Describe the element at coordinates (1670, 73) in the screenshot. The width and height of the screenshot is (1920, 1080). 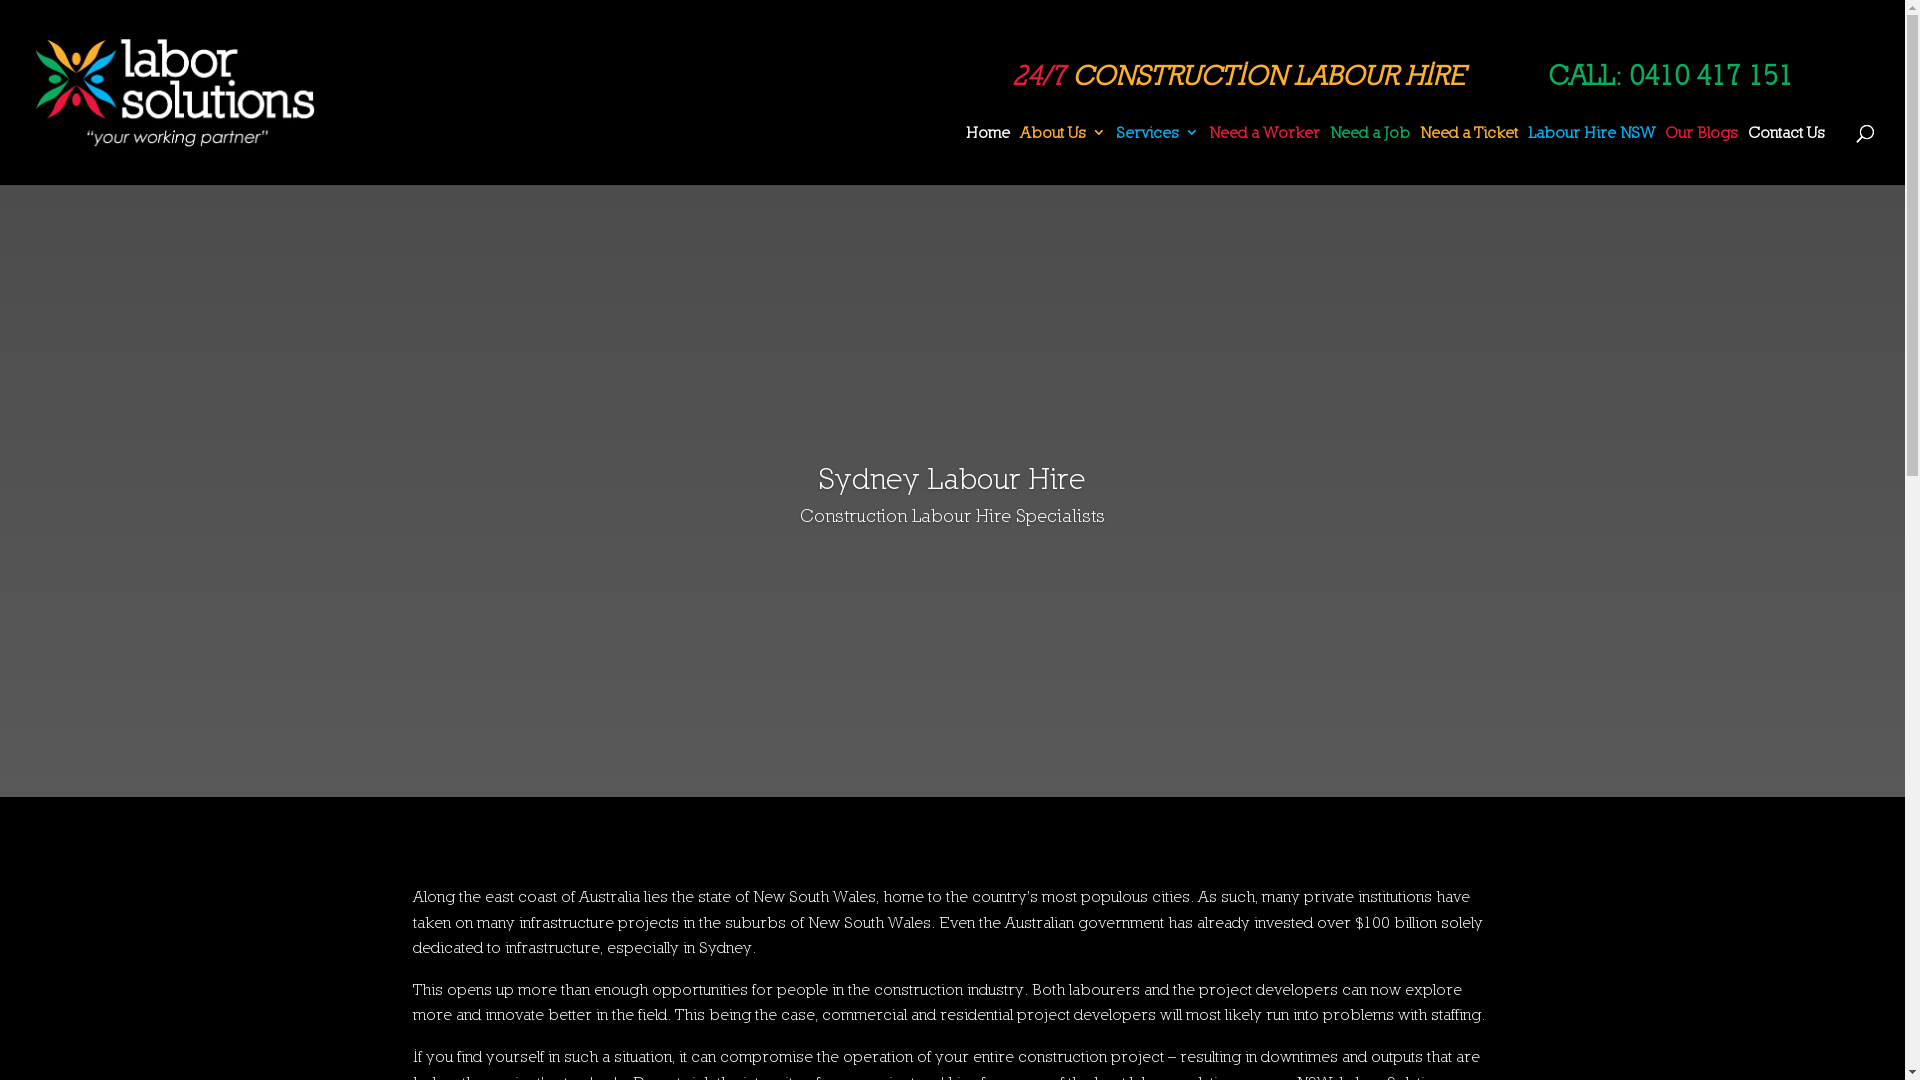
I see `'CALL: 0410 417 151'` at that location.